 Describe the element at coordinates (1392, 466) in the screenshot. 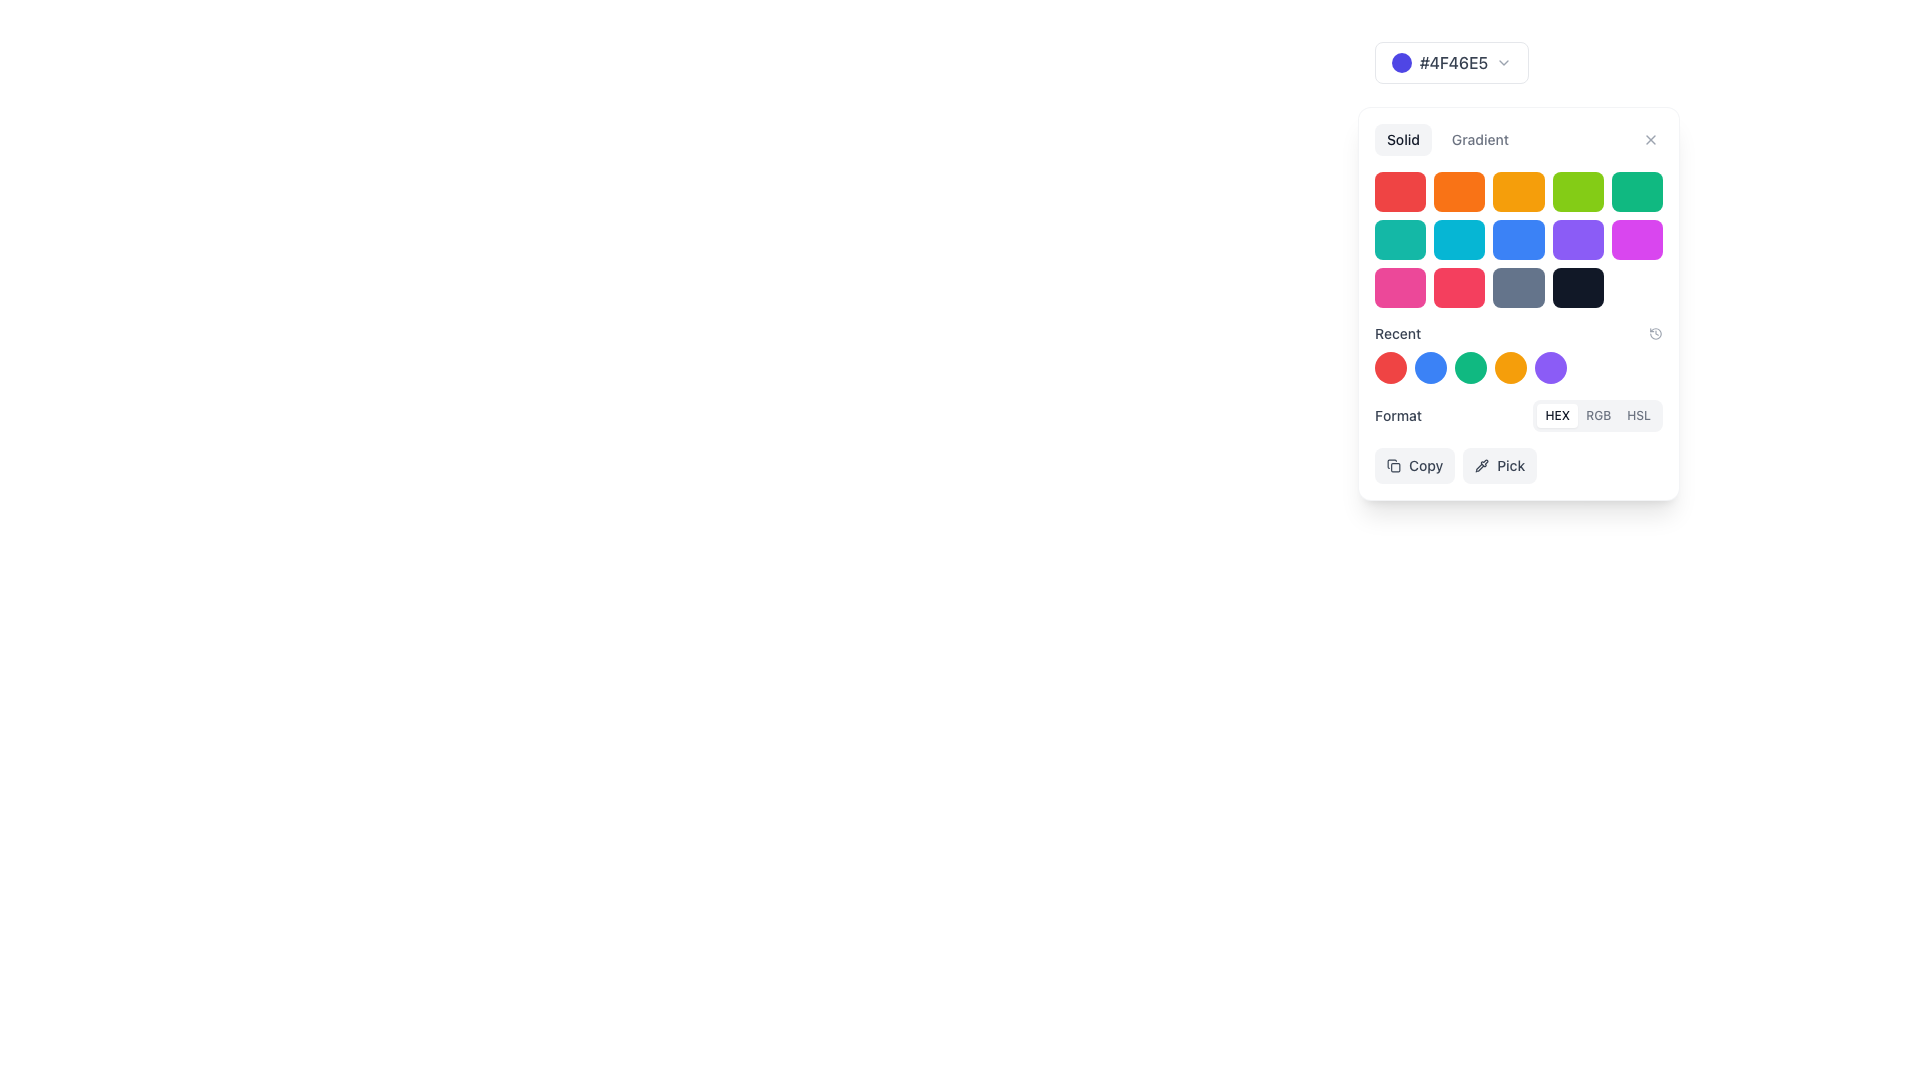

I see `the copy icon, which is a compact square icon resembling two overlapping sheets of paper, located within the 'Copy' button in the color selection dialog interface` at that location.